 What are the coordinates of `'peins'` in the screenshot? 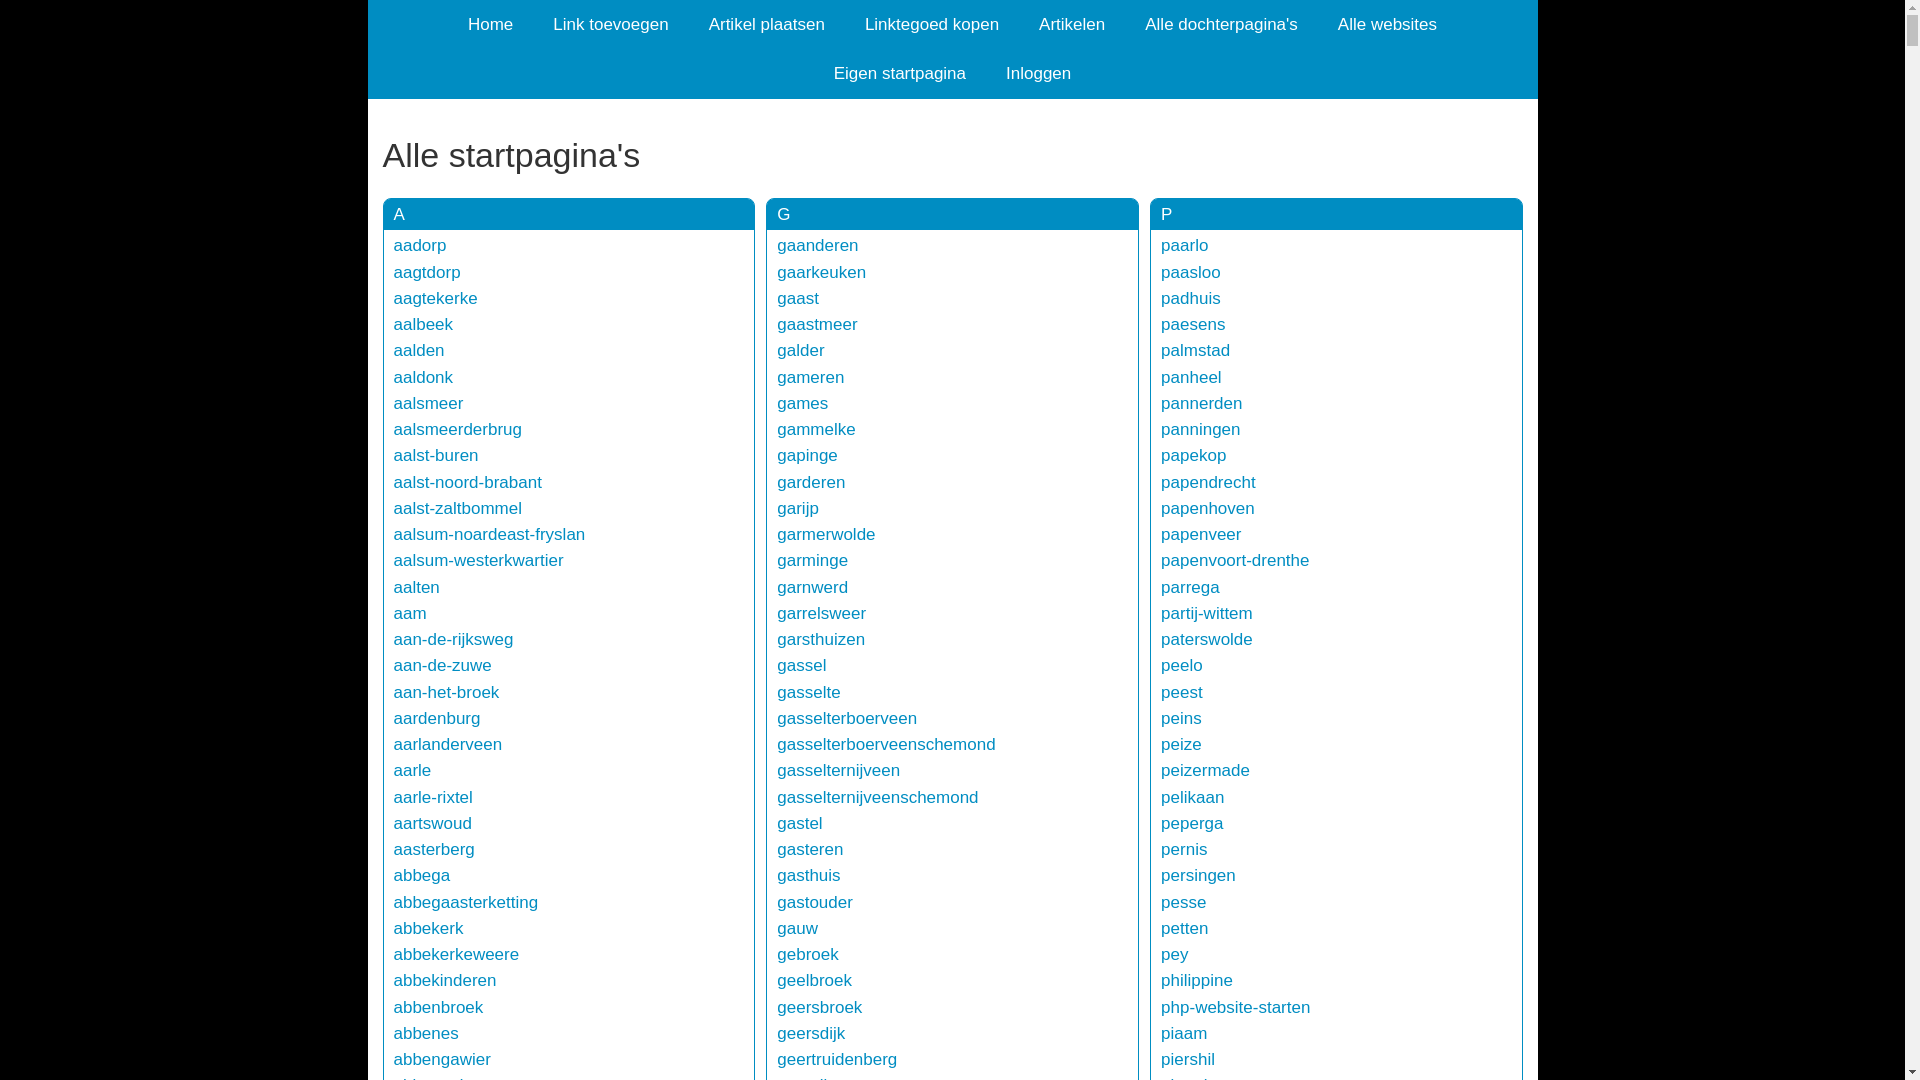 It's located at (1181, 717).